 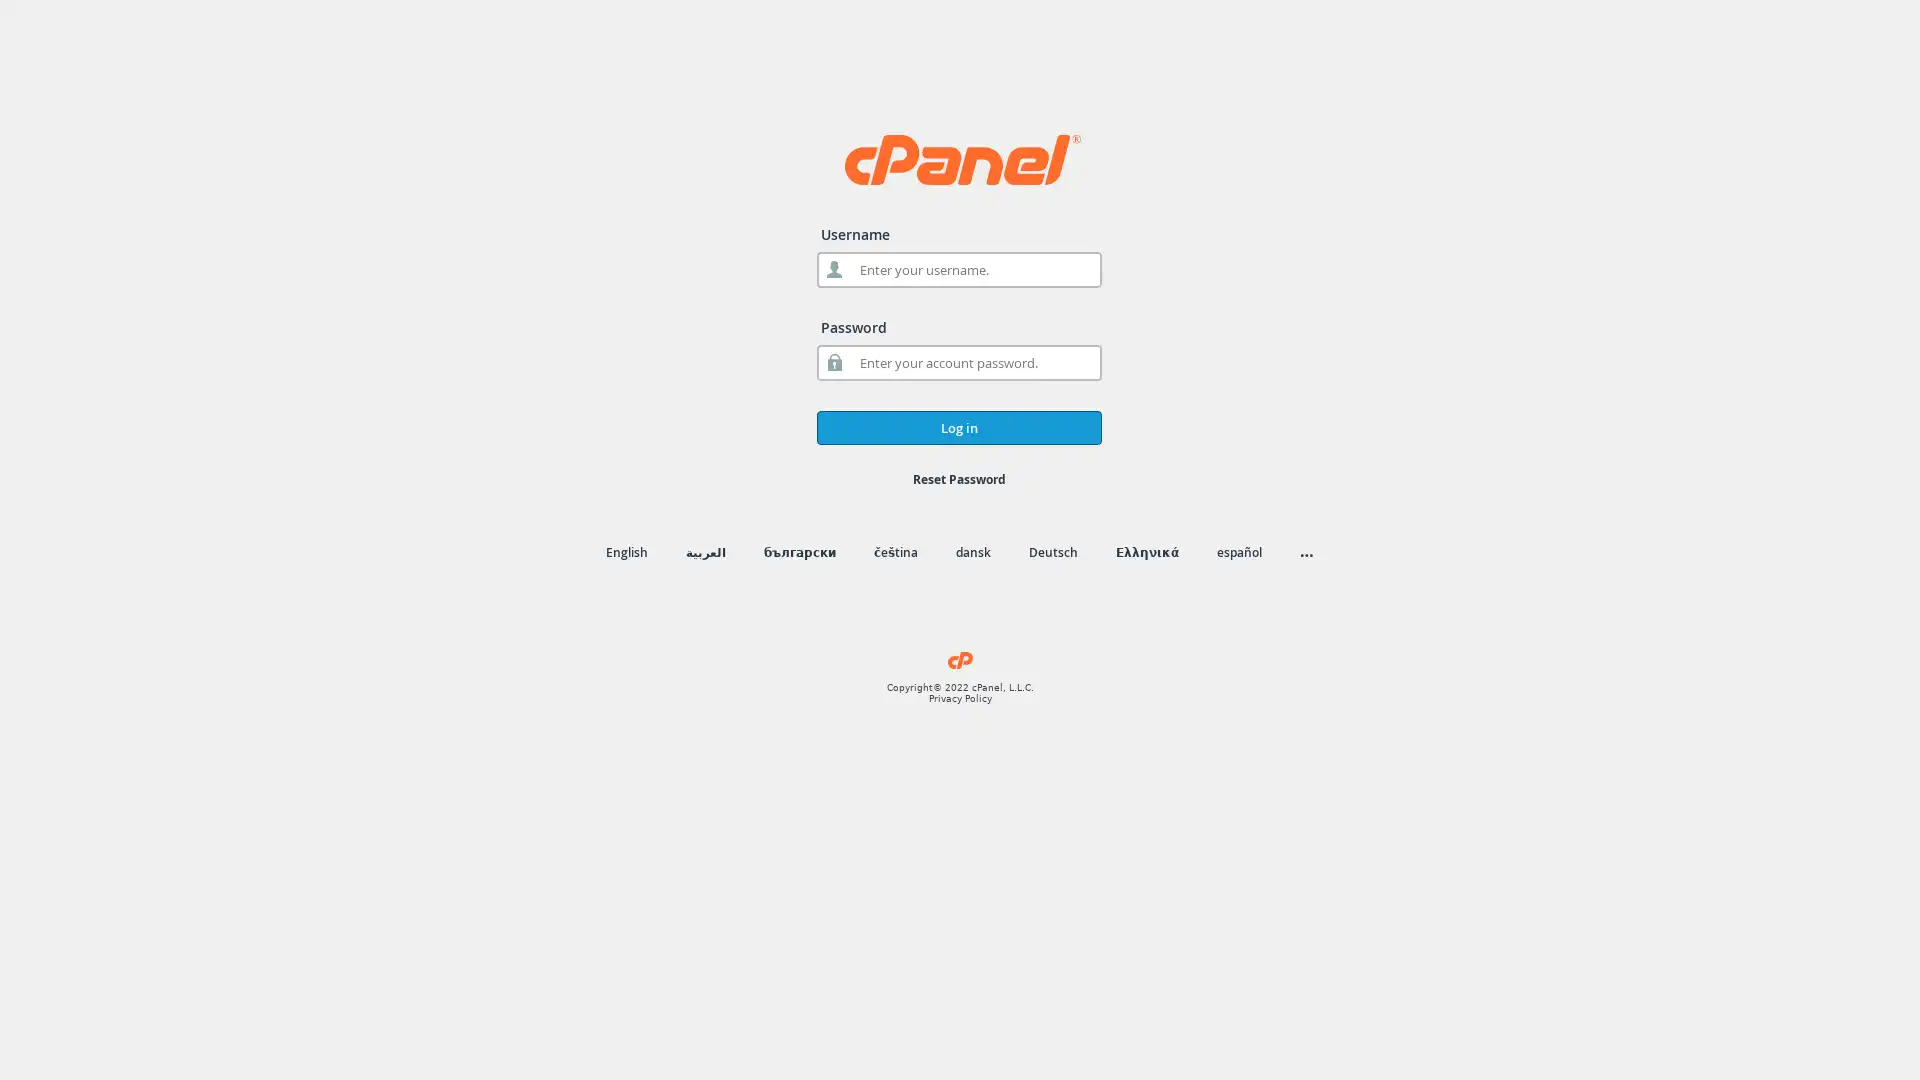 I want to click on Log in, so click(x=958, y=427).